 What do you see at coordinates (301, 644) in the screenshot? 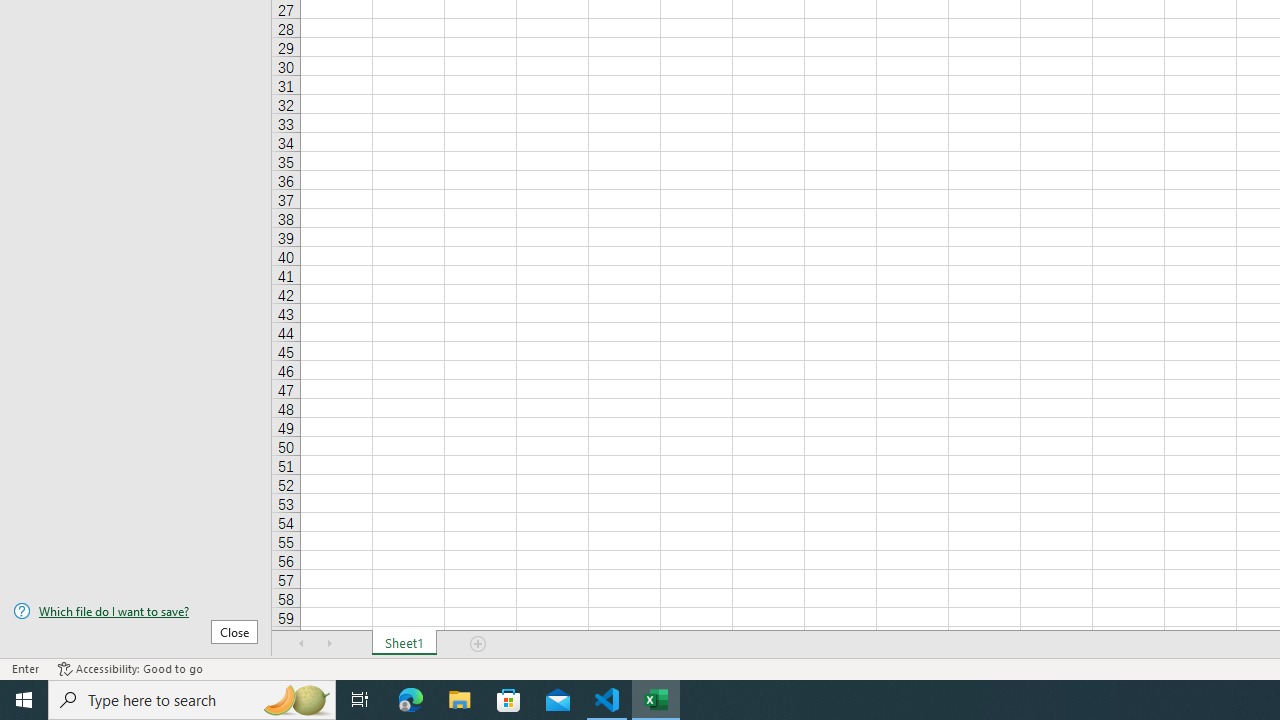
I see `'Scroll Left'` at bounding box center [301, 644].